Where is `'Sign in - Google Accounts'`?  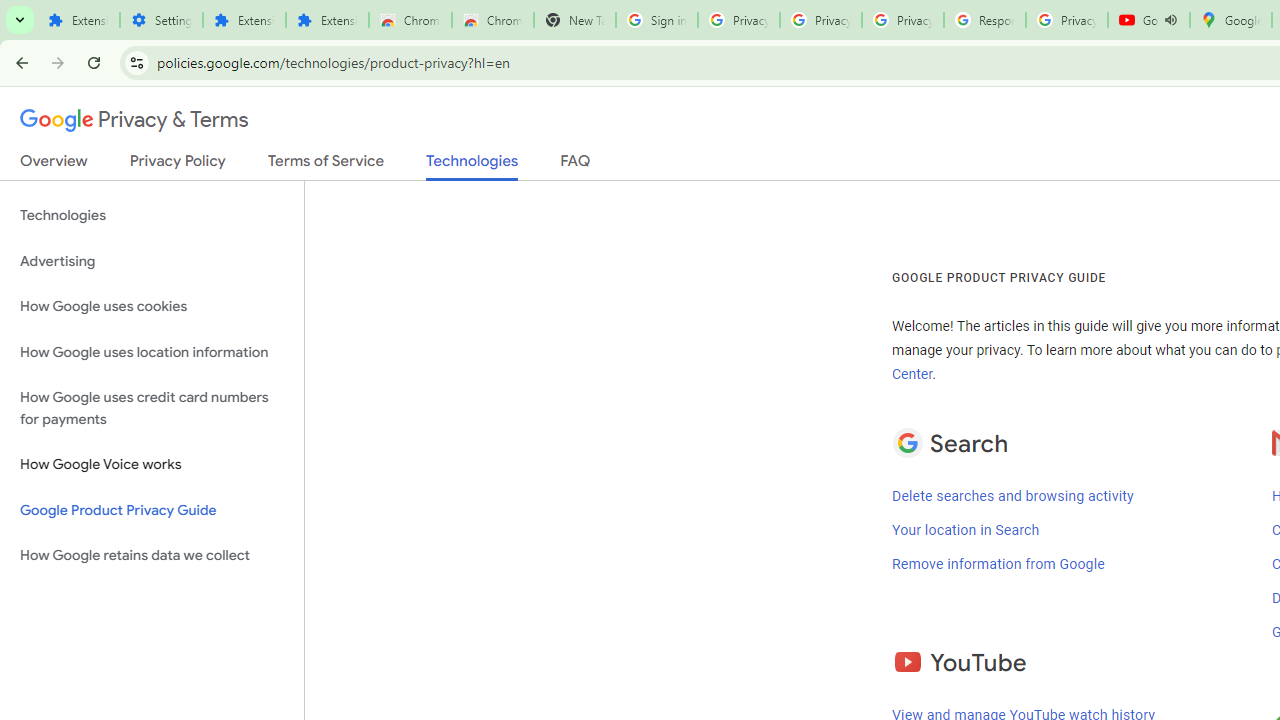 'Sign in - Google Accounts' is located at coordinates (656, 20).